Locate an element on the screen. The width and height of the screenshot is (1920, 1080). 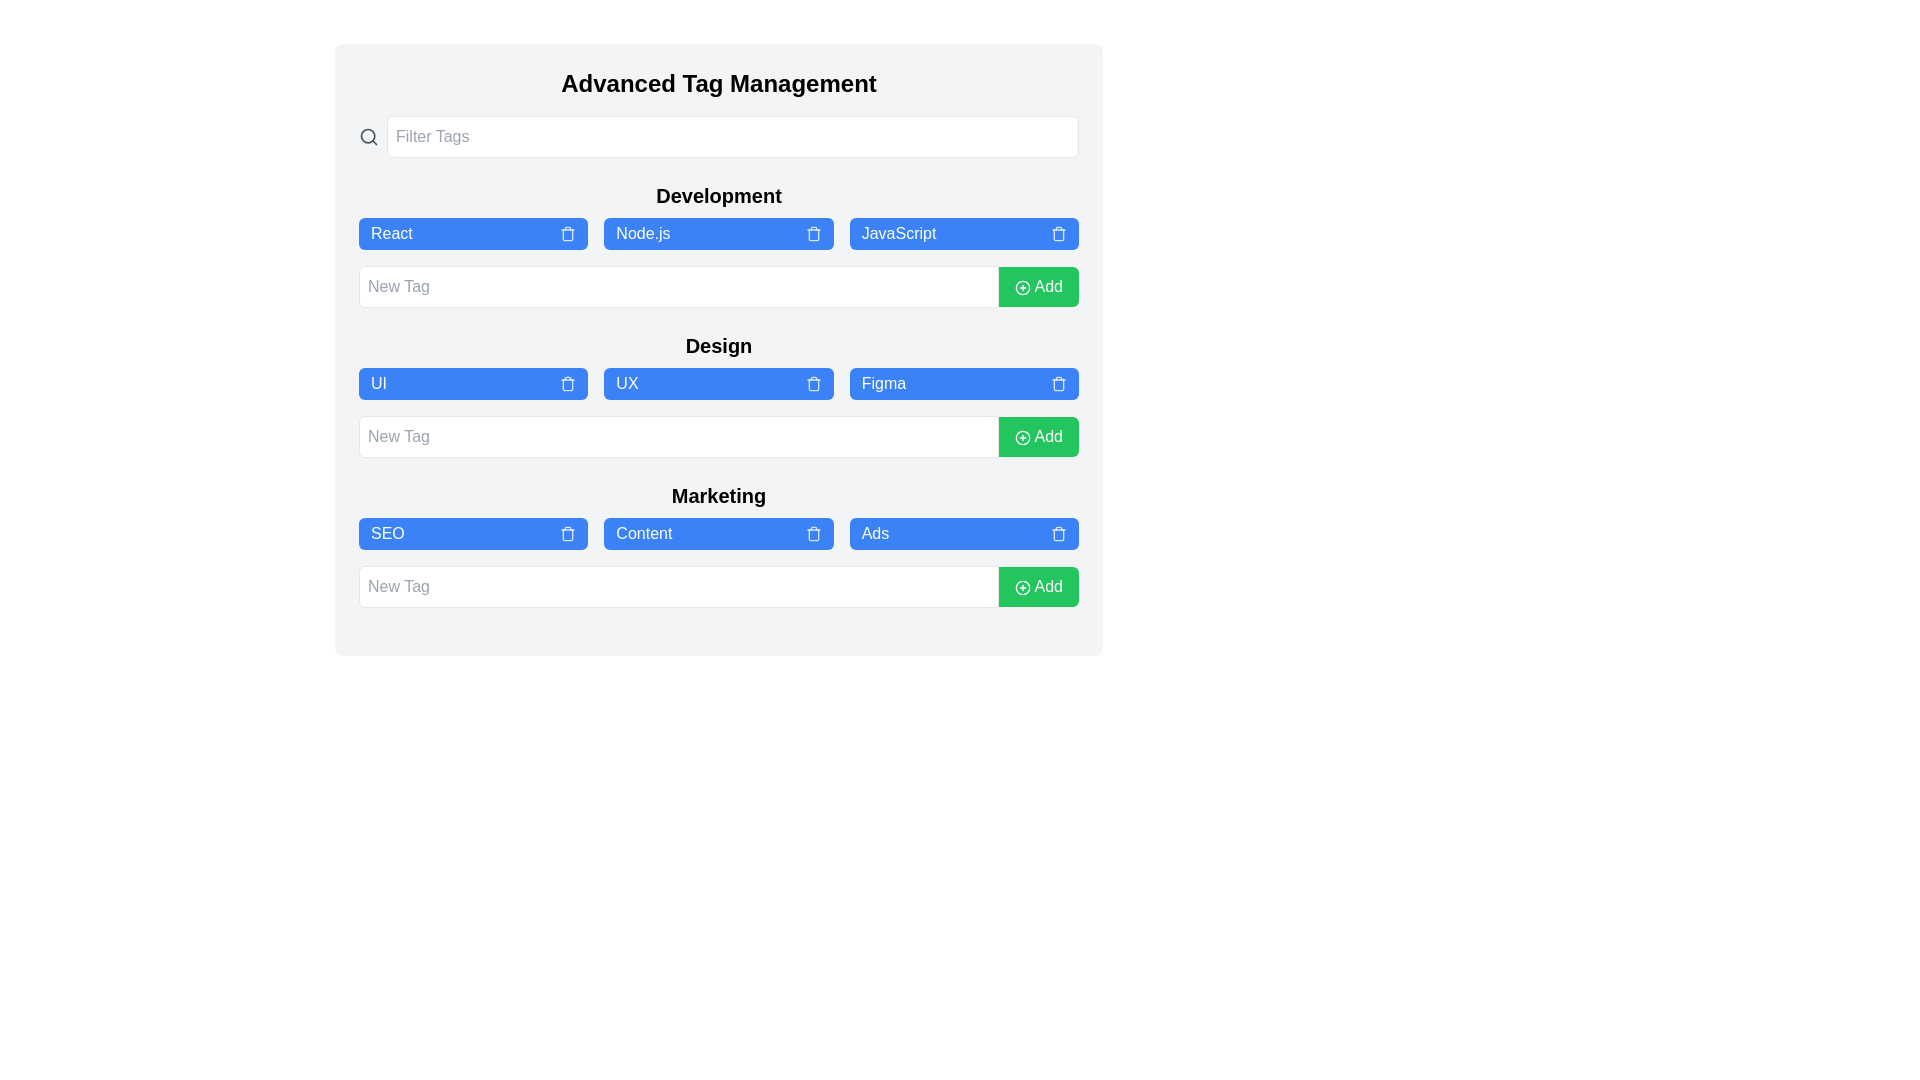
the main body of the trash bin icon, which represents the delete function for the 'Content' tag under the 'Marketing' section is located at coordinates (813, 534).